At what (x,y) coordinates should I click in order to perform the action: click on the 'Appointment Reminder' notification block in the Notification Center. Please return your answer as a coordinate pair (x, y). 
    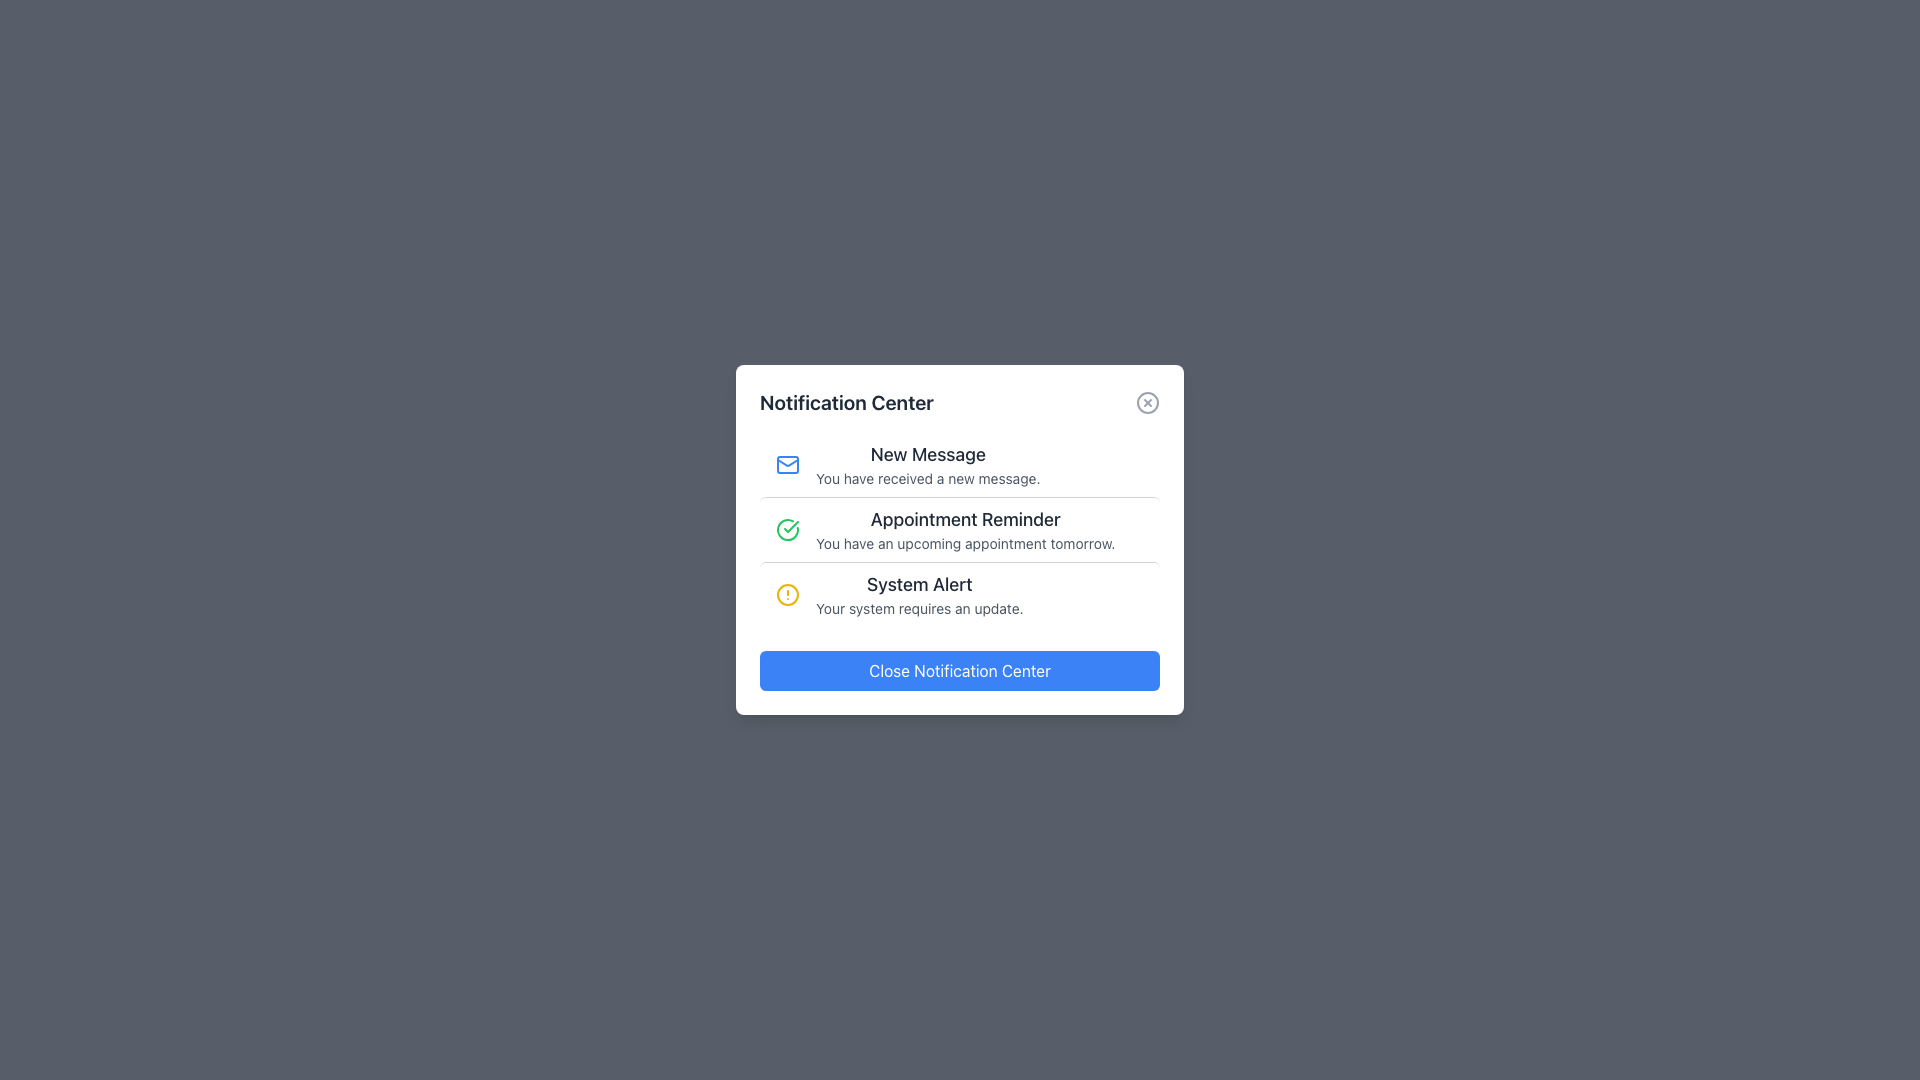
    Looking at the image, I should click on (965, 528).